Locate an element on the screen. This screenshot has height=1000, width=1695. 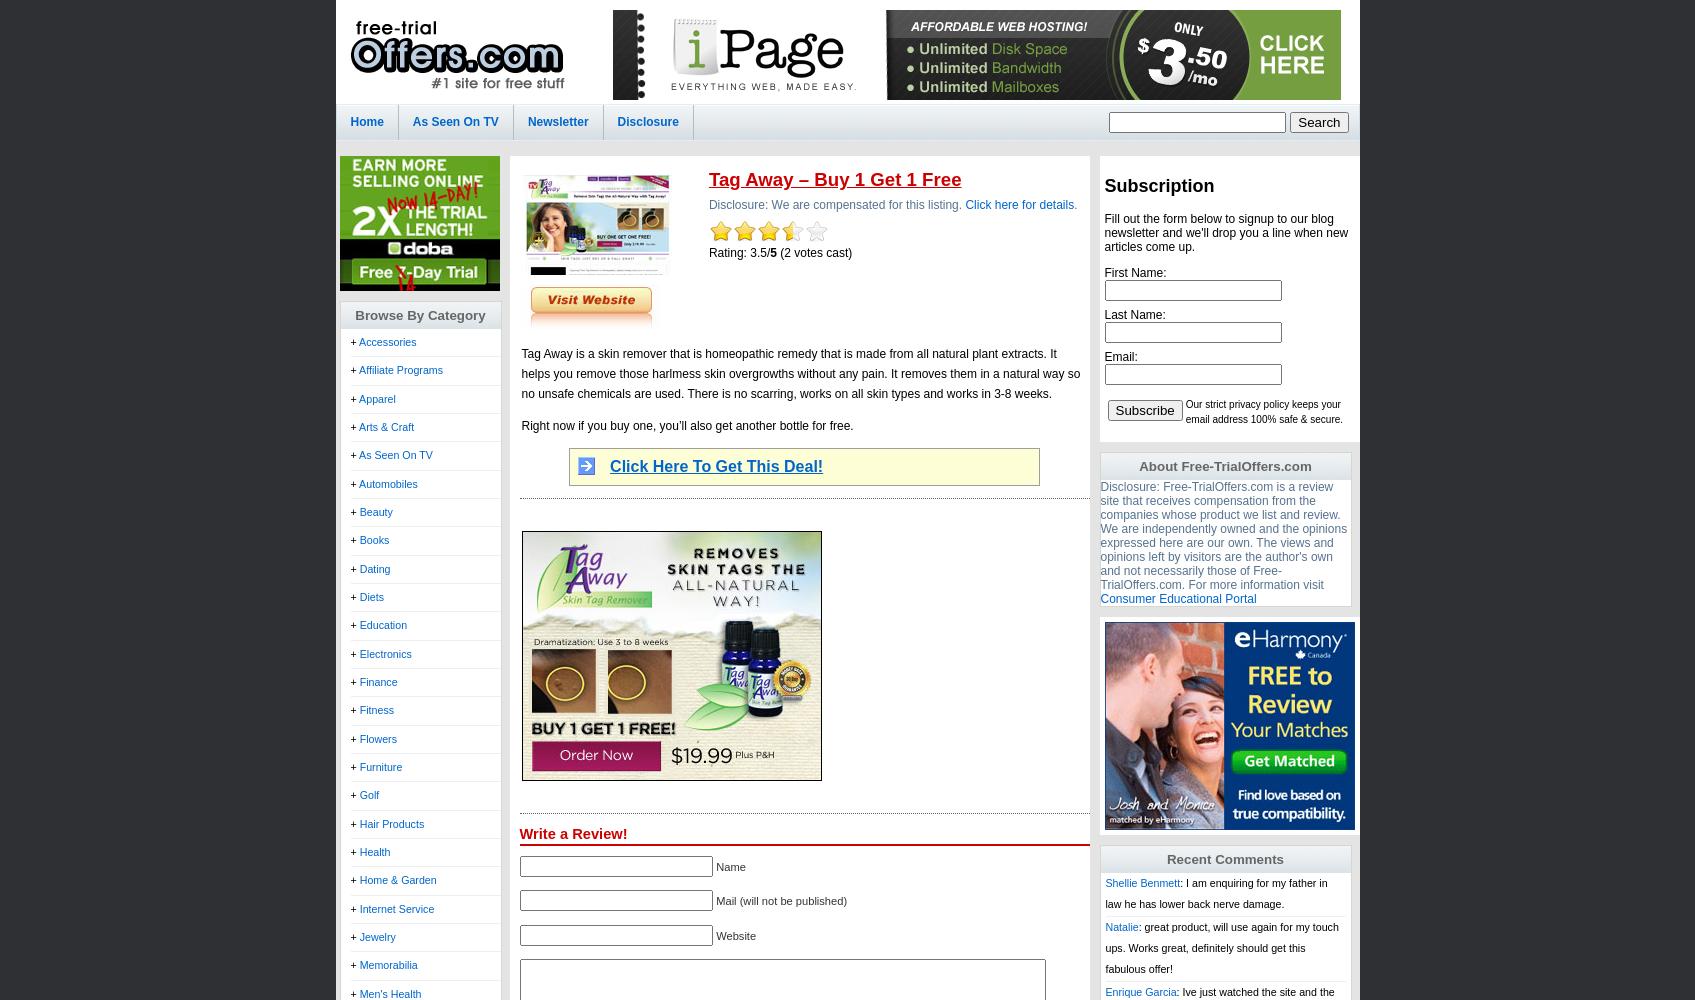
'.' is located at coordinates (1075, 204).